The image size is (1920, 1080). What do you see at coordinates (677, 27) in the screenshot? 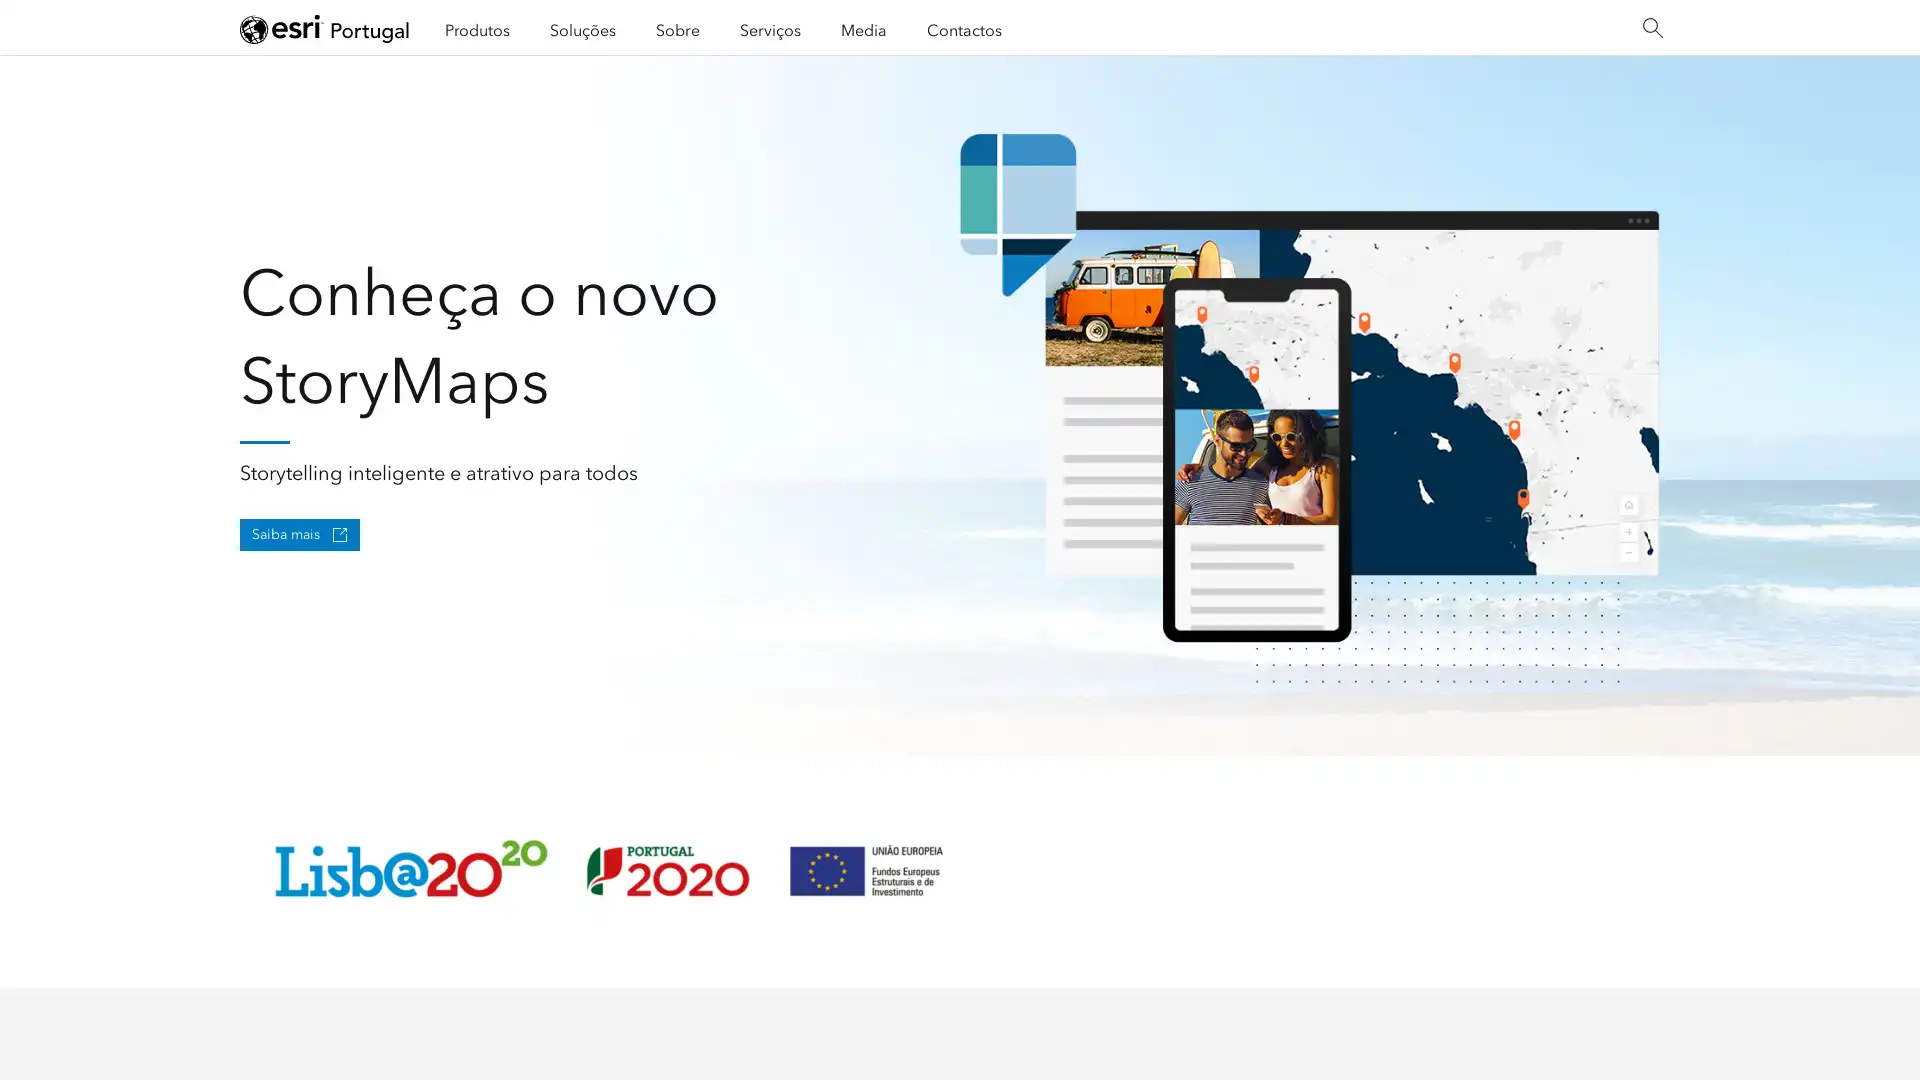
I see `Sobre` at bounding box center [677, 27].